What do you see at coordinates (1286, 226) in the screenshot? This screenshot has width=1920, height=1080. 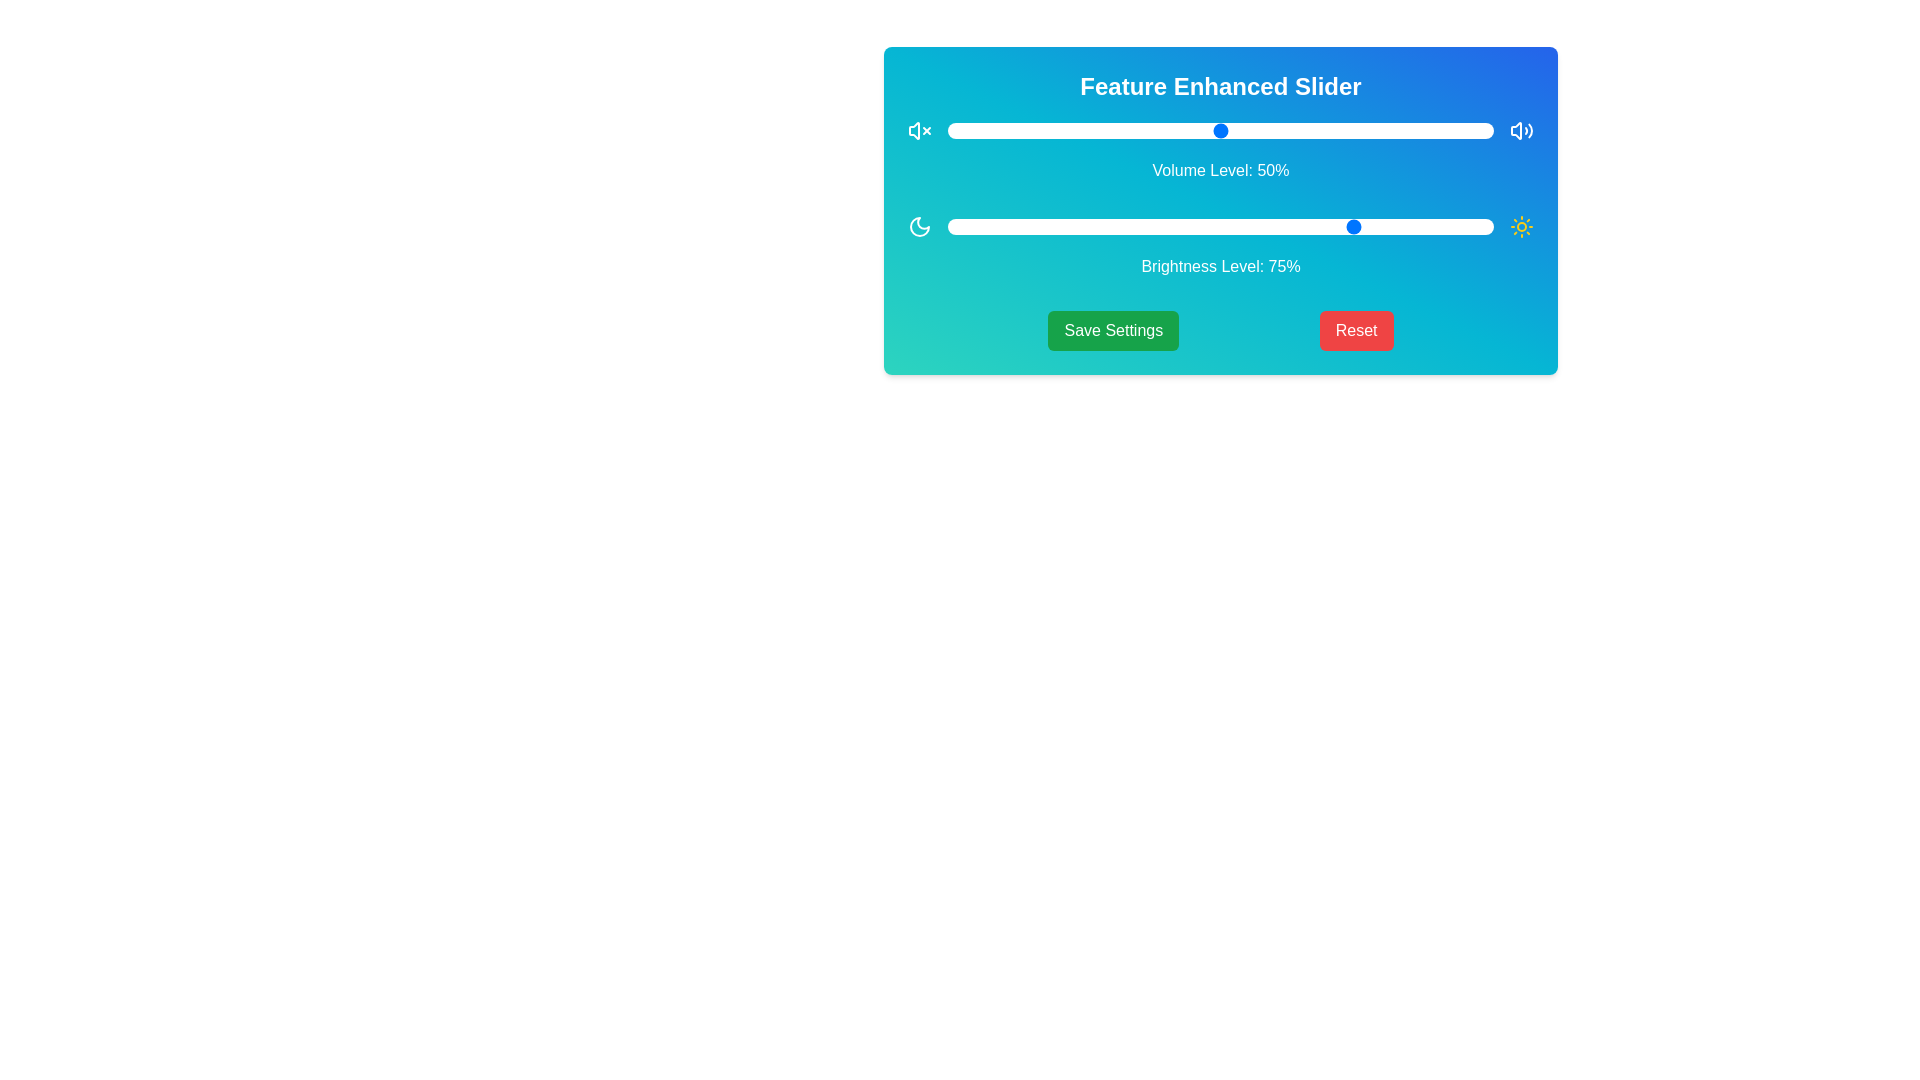 I see `brightness` at bounding box center [1286, 226].